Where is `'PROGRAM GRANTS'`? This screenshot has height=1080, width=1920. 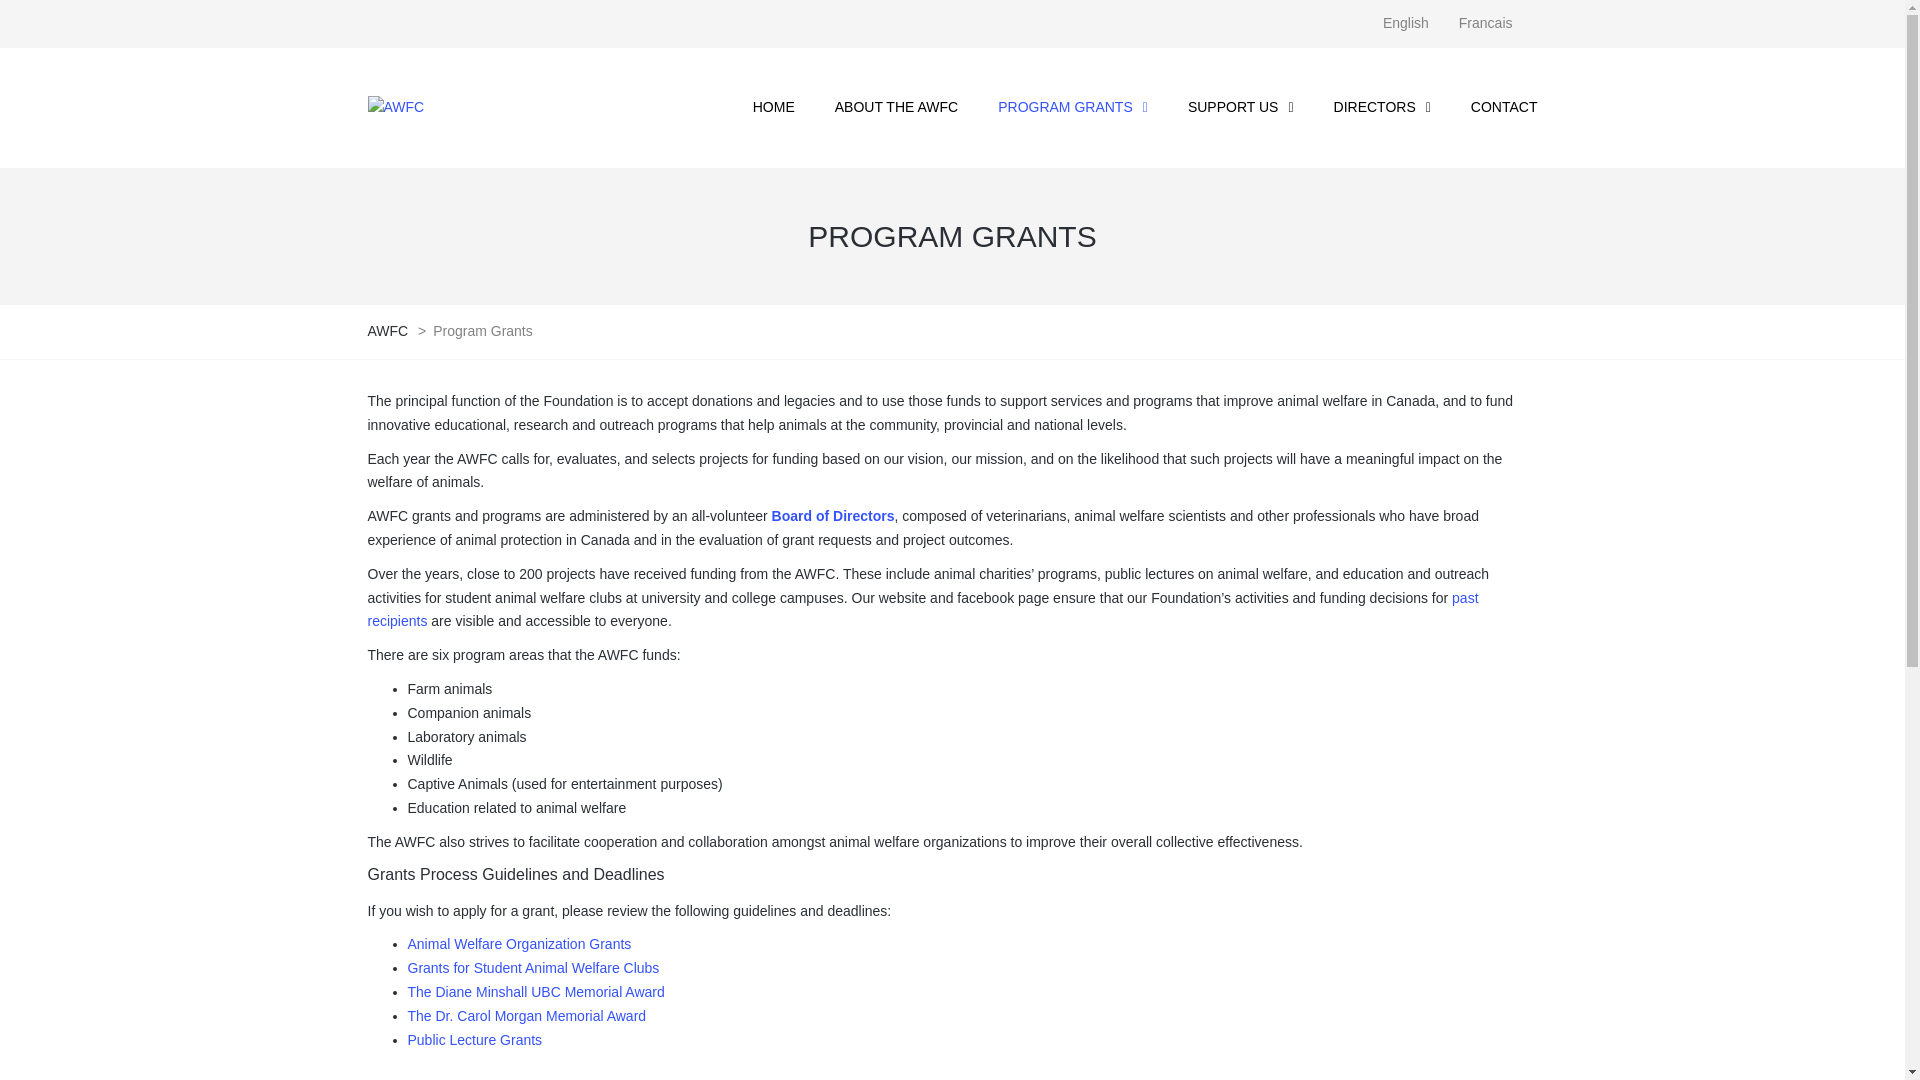 'PROGRAM GRANTS' is located at coordinates (1072, 108).